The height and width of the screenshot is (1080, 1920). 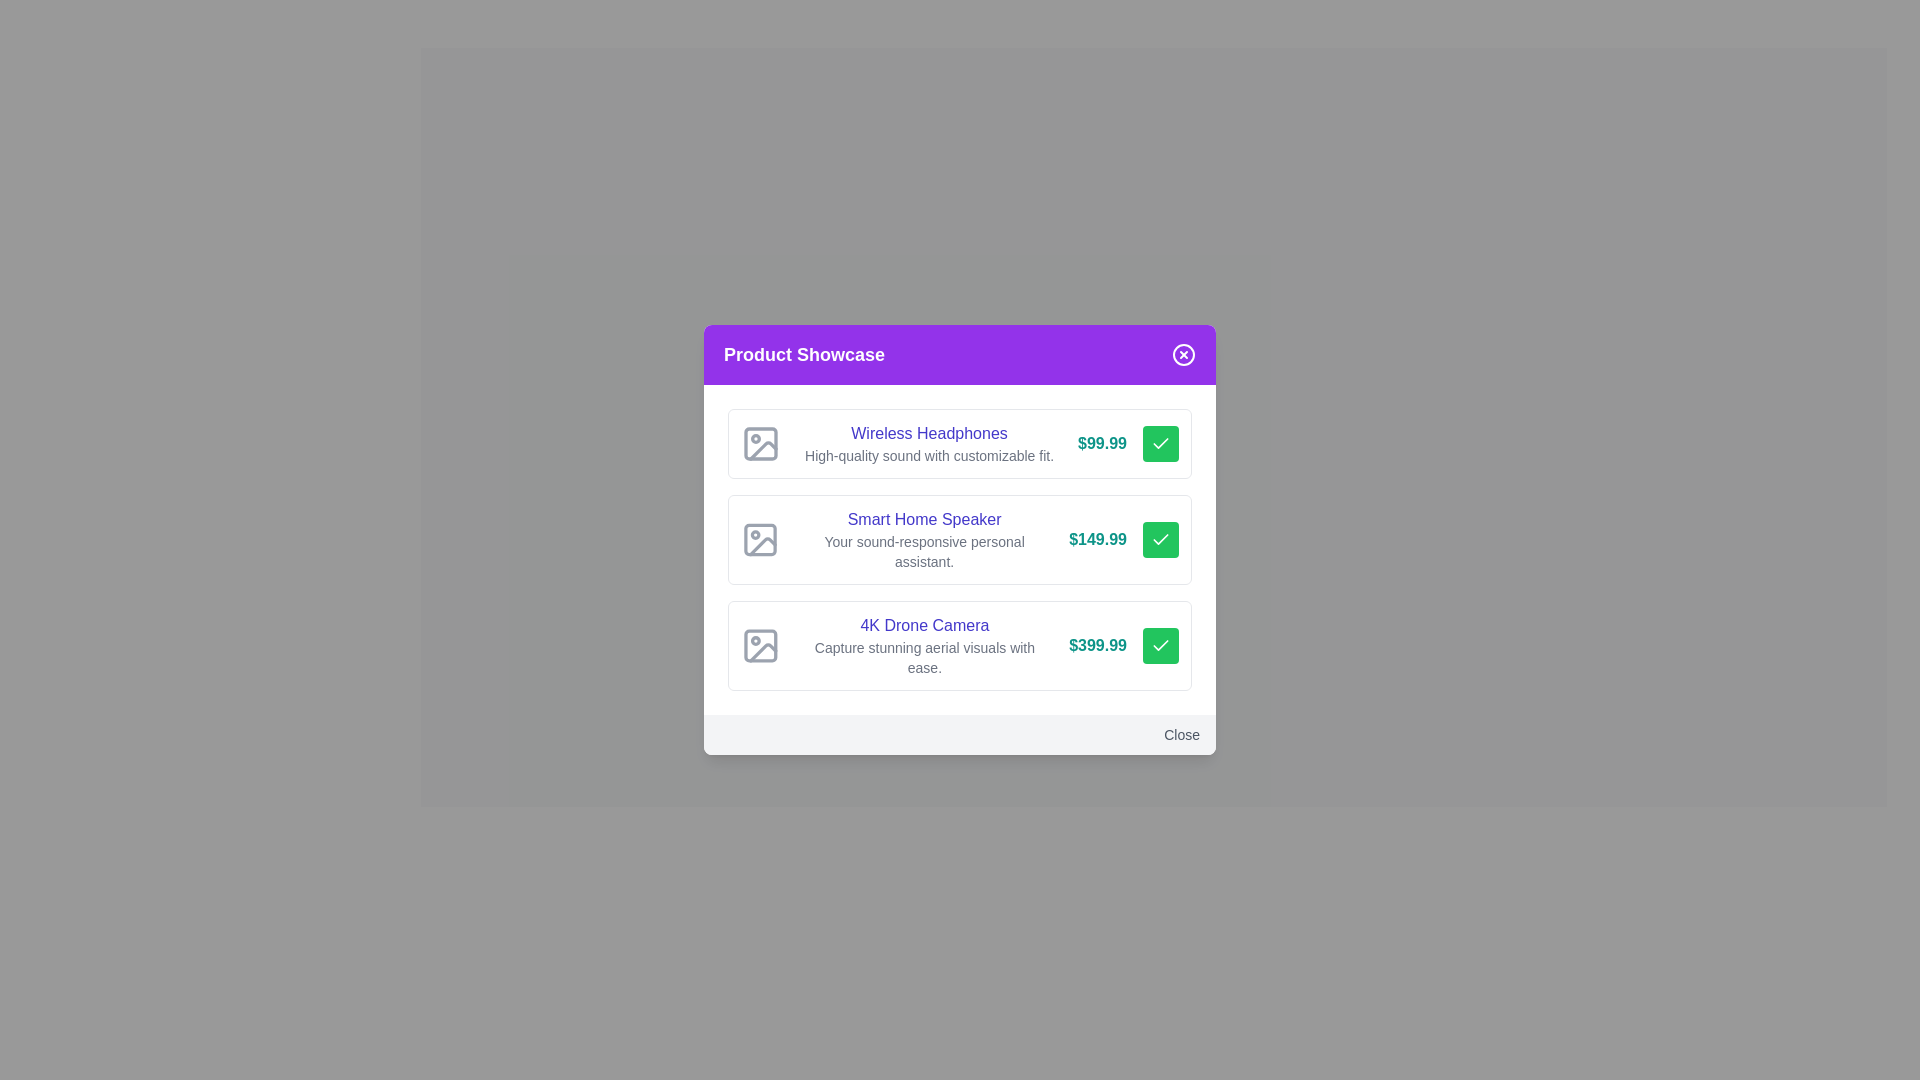 I want to click on secondary descriptive text element that provides additional details about the 'Smart Home Speaker' item, located directly below the 'Smart Home Speaker' text, centered within the dialog interface, so click(x=923, y=551).